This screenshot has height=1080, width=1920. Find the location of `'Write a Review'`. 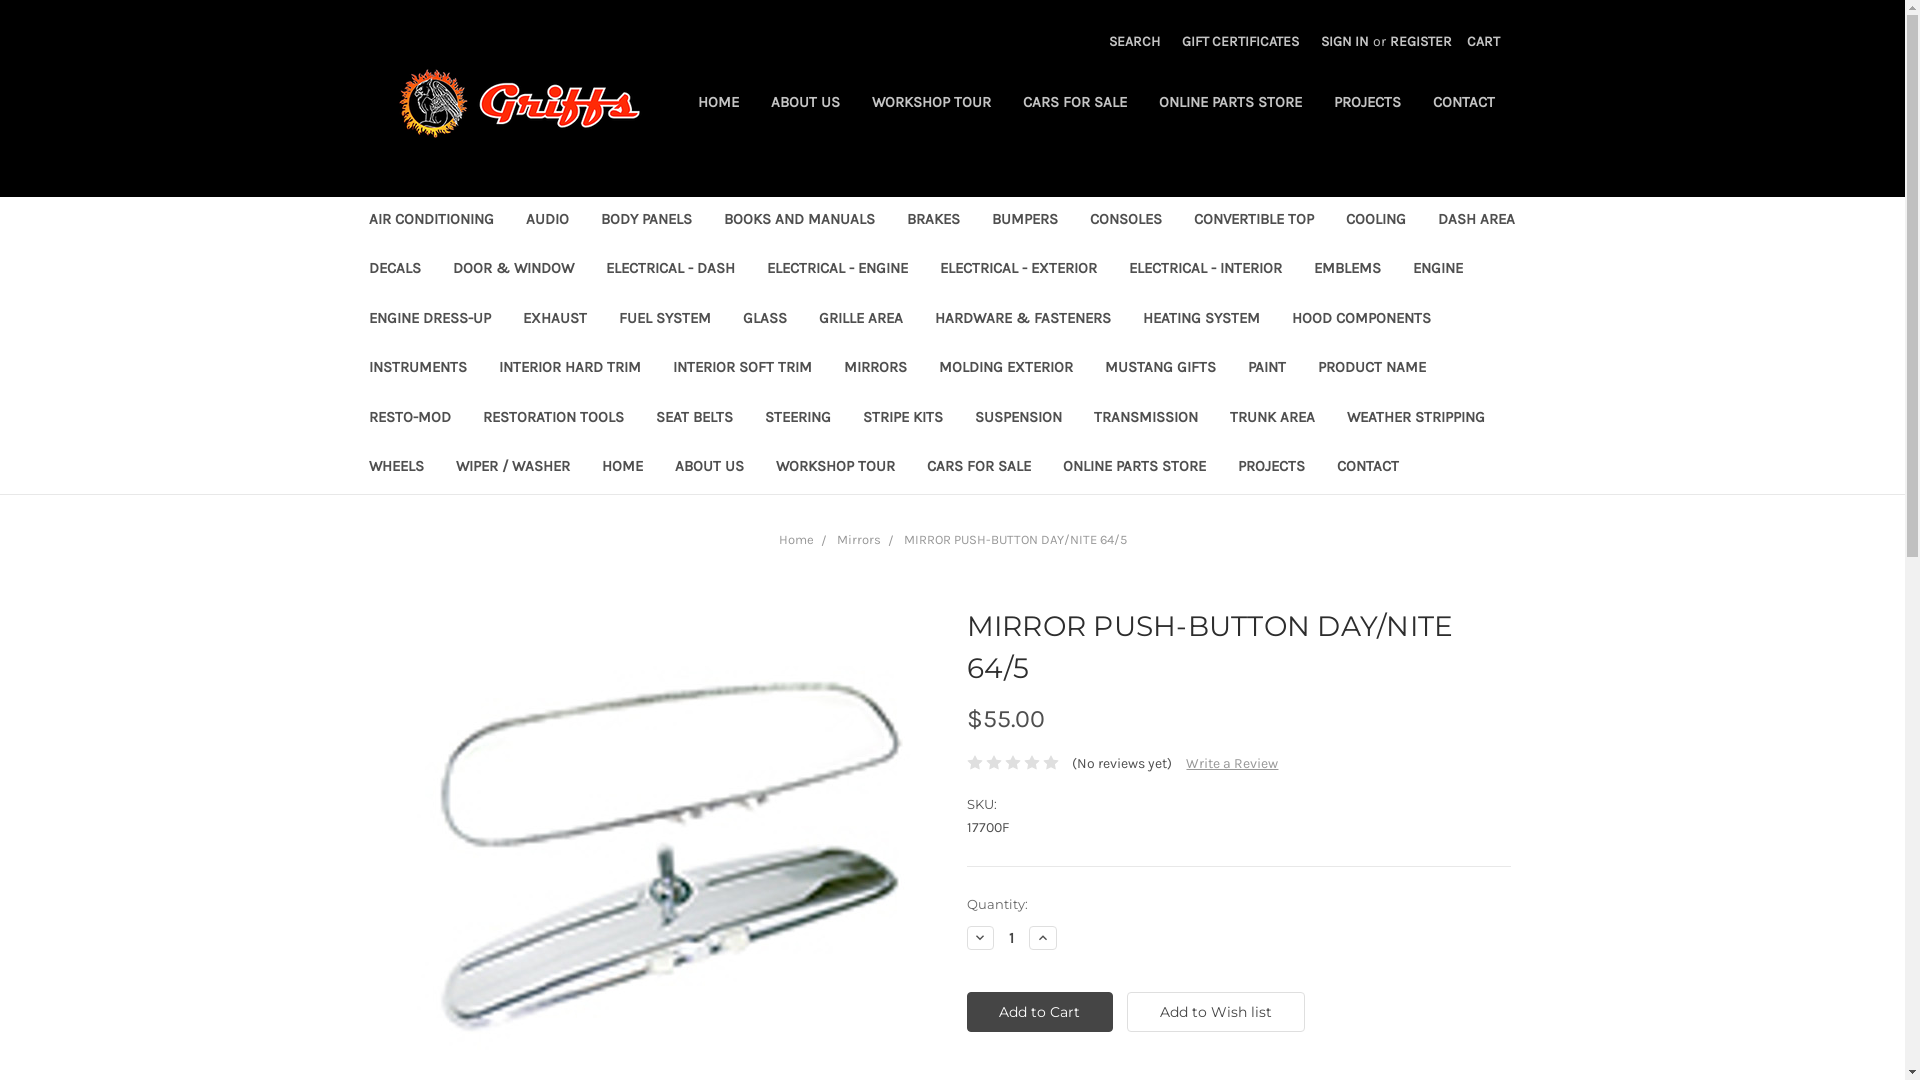

'Write a Review' is located at coordinates (1231, 763).